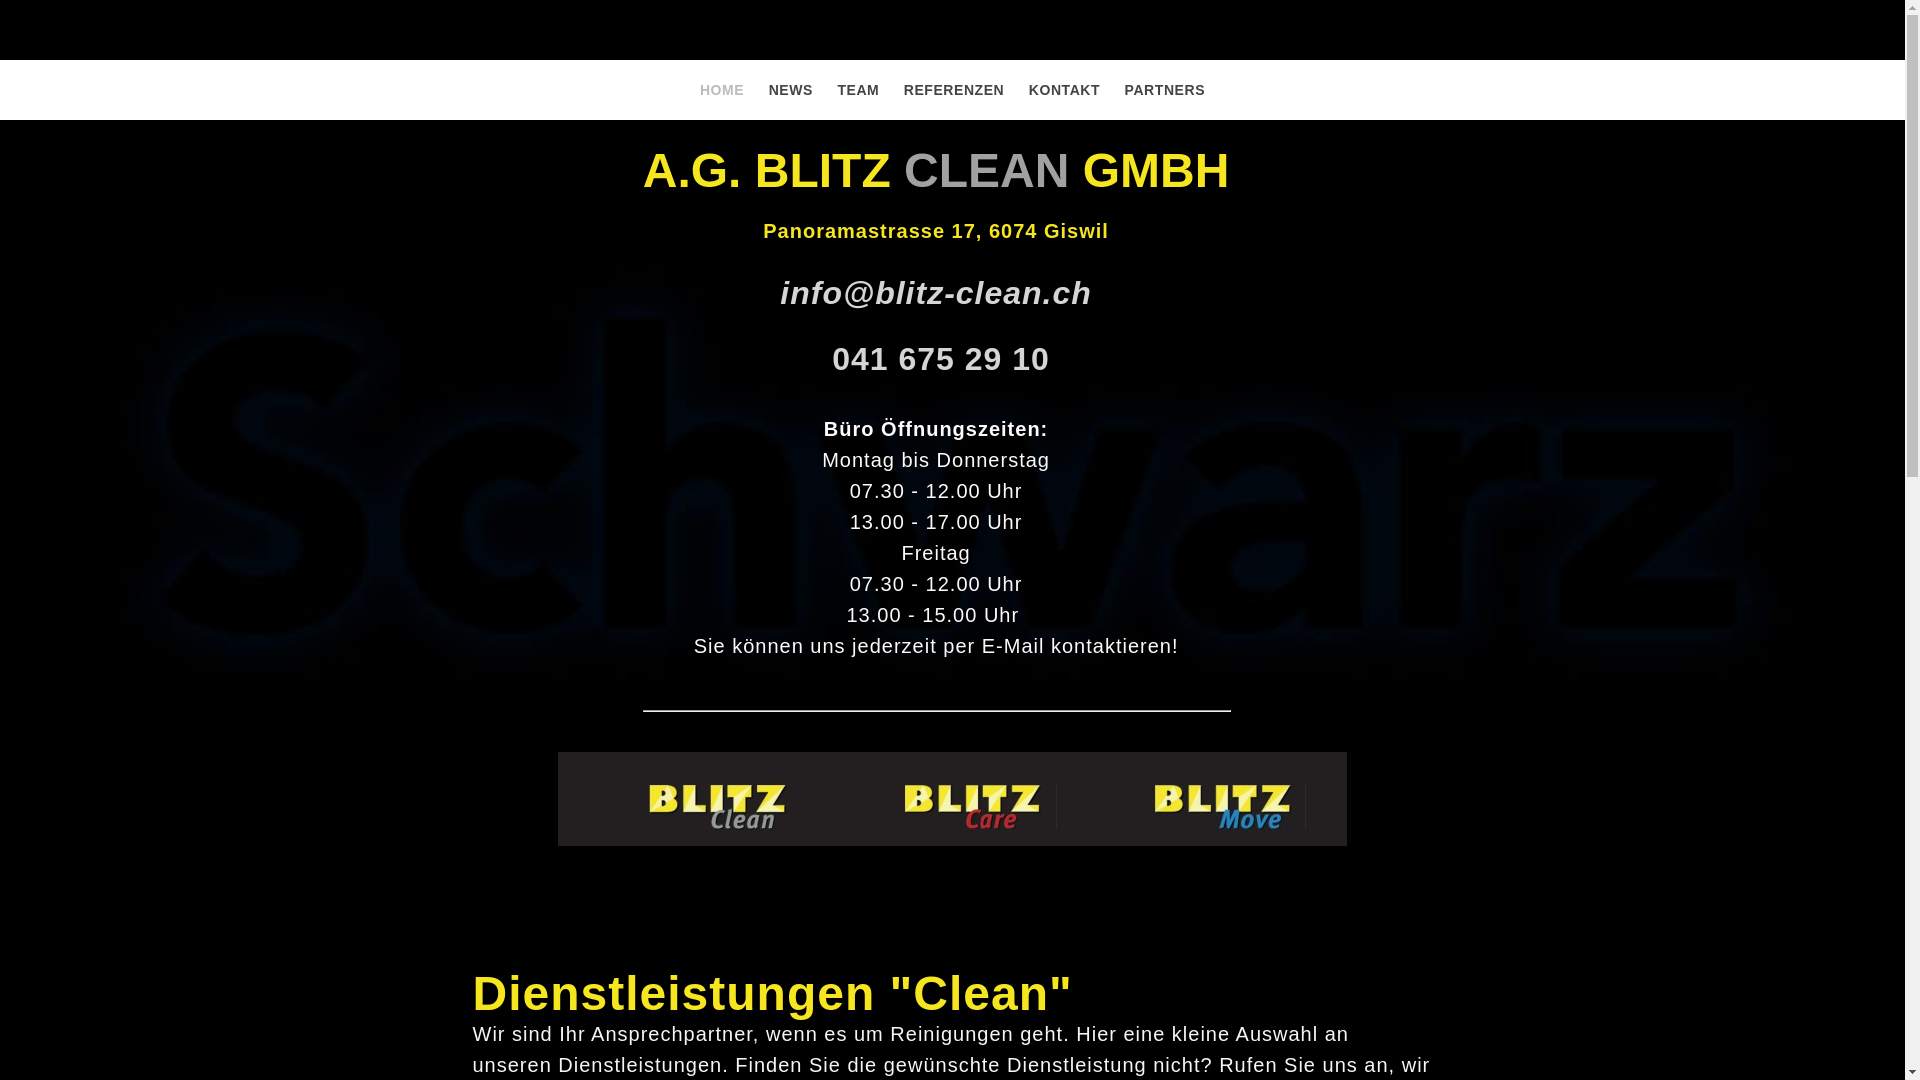  I want to click on 'HOME', so click(720, 88).